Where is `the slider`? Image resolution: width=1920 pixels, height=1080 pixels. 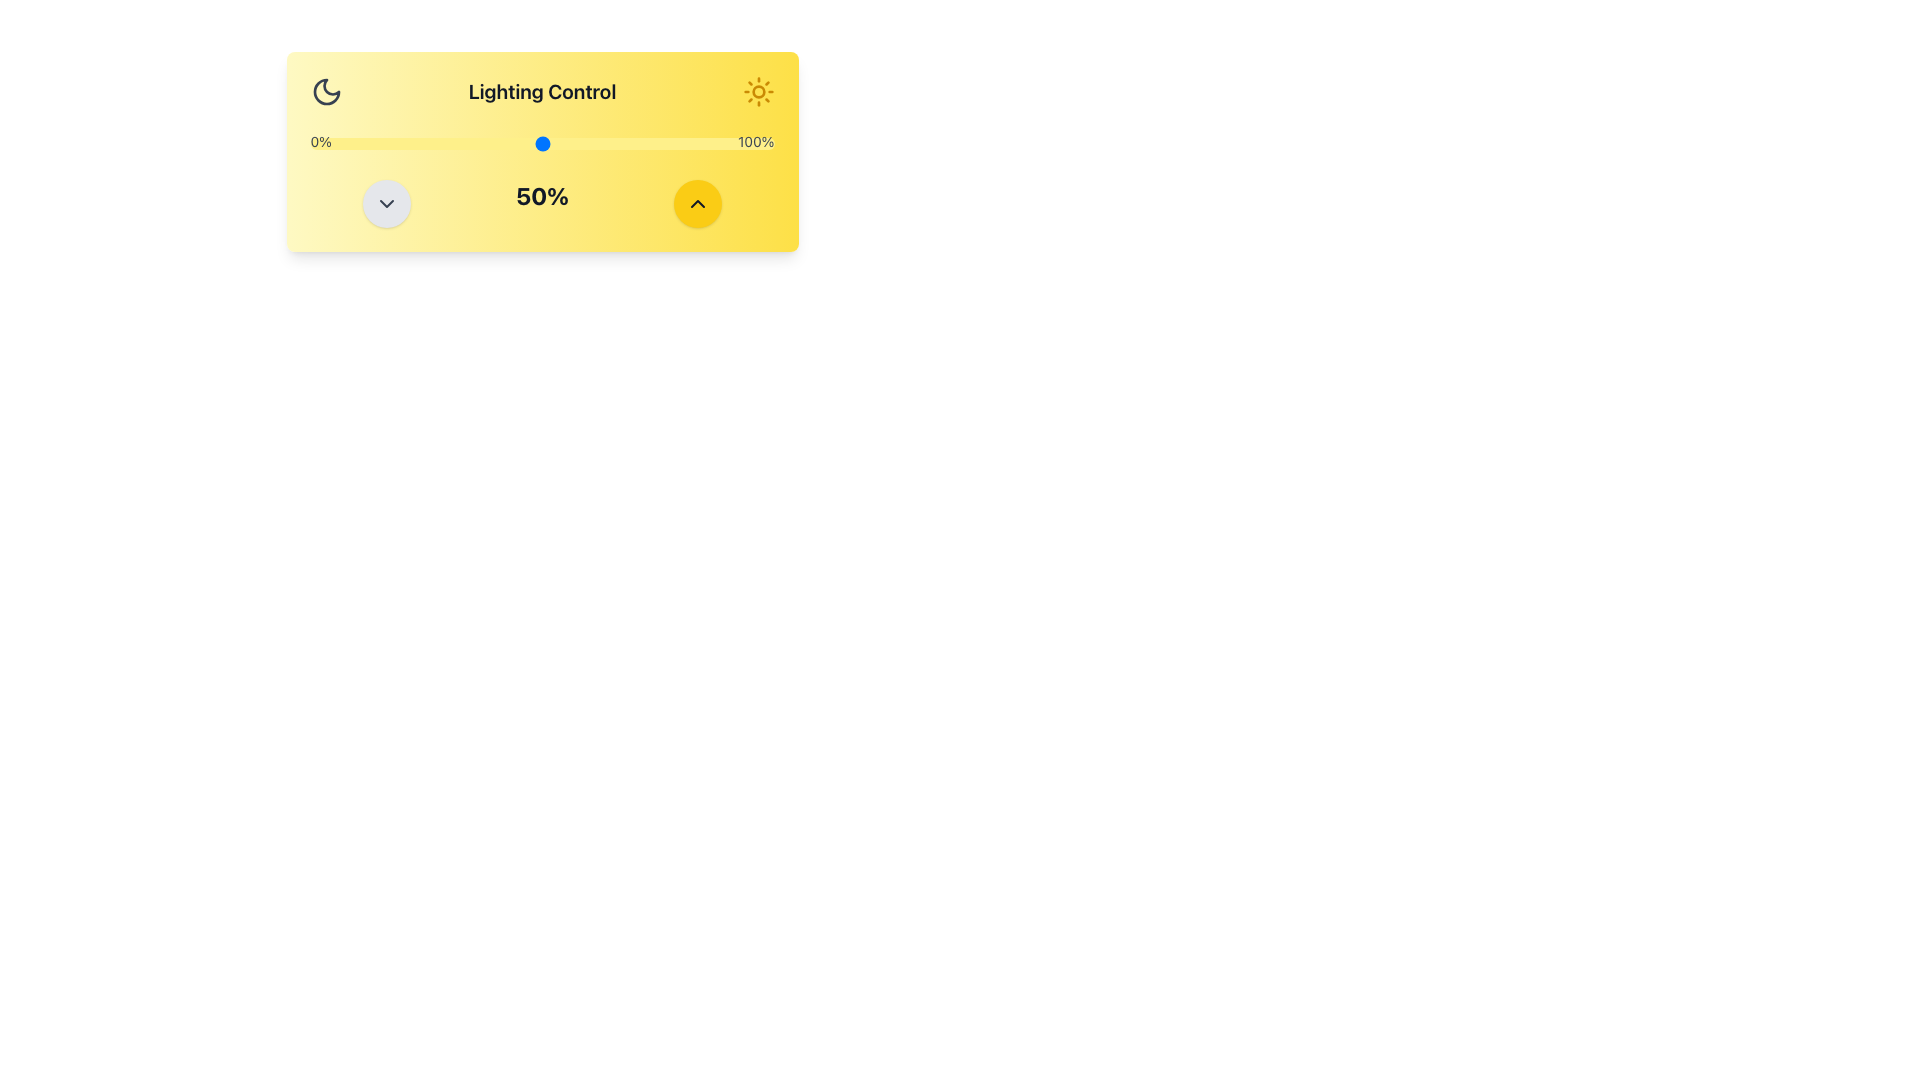 the slider is located at coordinates (352, 142).